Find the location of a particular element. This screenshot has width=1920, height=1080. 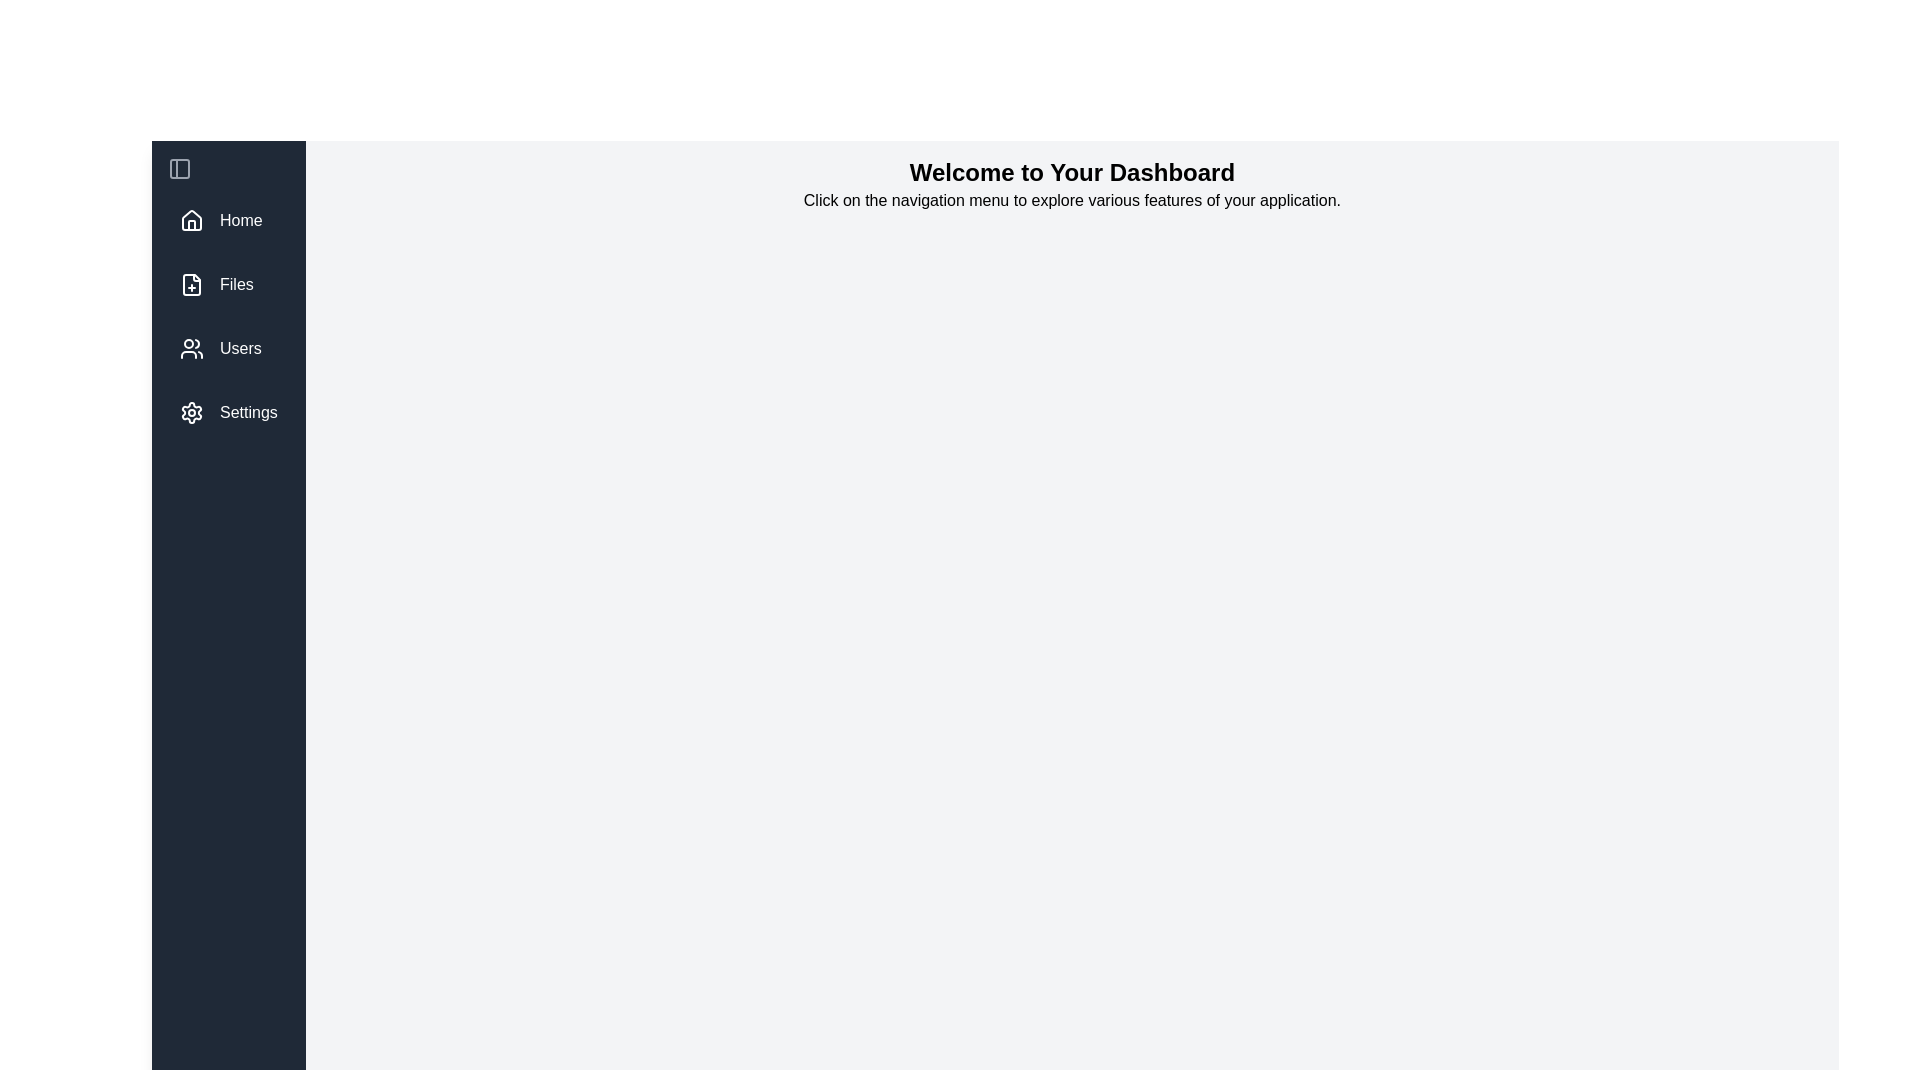

the 'Users' item in the vertically stacked navigation menu located on the left side of the interface is located at coordinates (228, 315).